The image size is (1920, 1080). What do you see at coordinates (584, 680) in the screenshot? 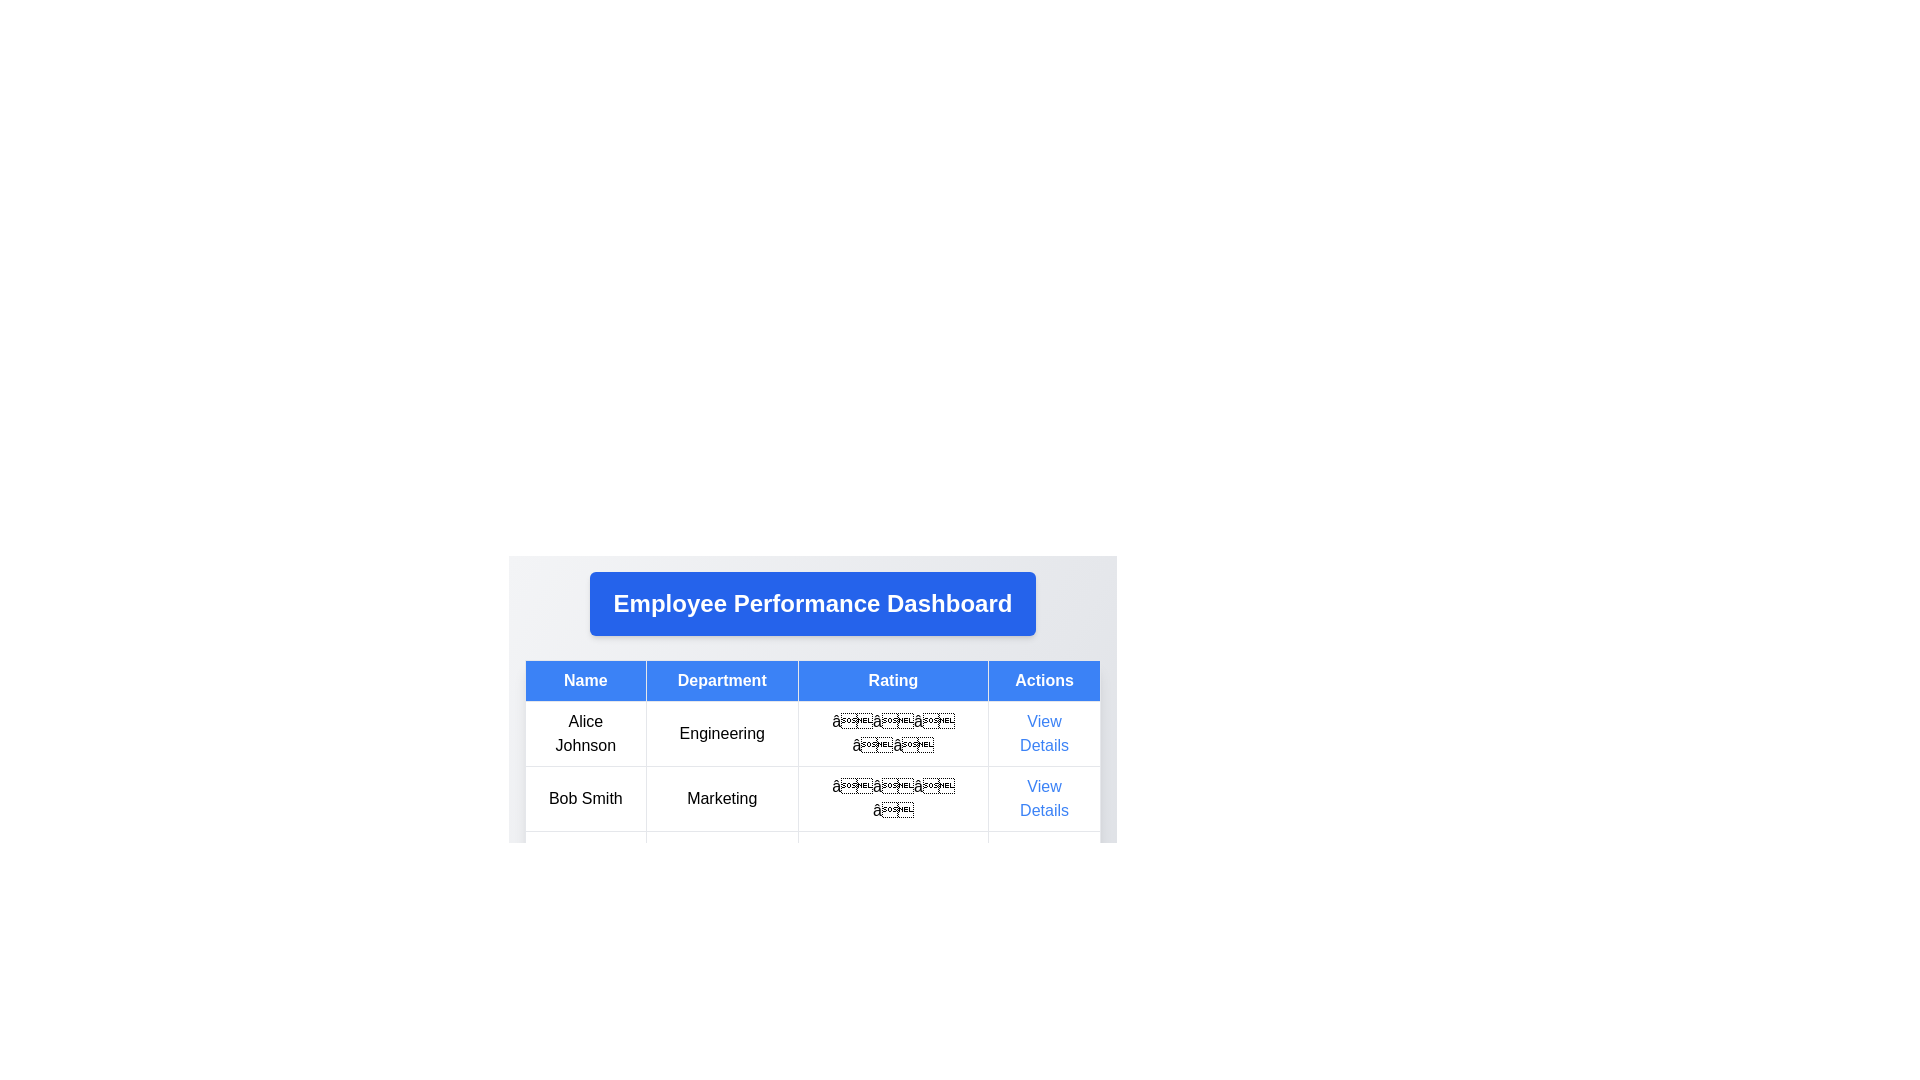
I see `text from the first header cell of the table, which indicates the column displays names of employees` at bounding box center [584, 680].